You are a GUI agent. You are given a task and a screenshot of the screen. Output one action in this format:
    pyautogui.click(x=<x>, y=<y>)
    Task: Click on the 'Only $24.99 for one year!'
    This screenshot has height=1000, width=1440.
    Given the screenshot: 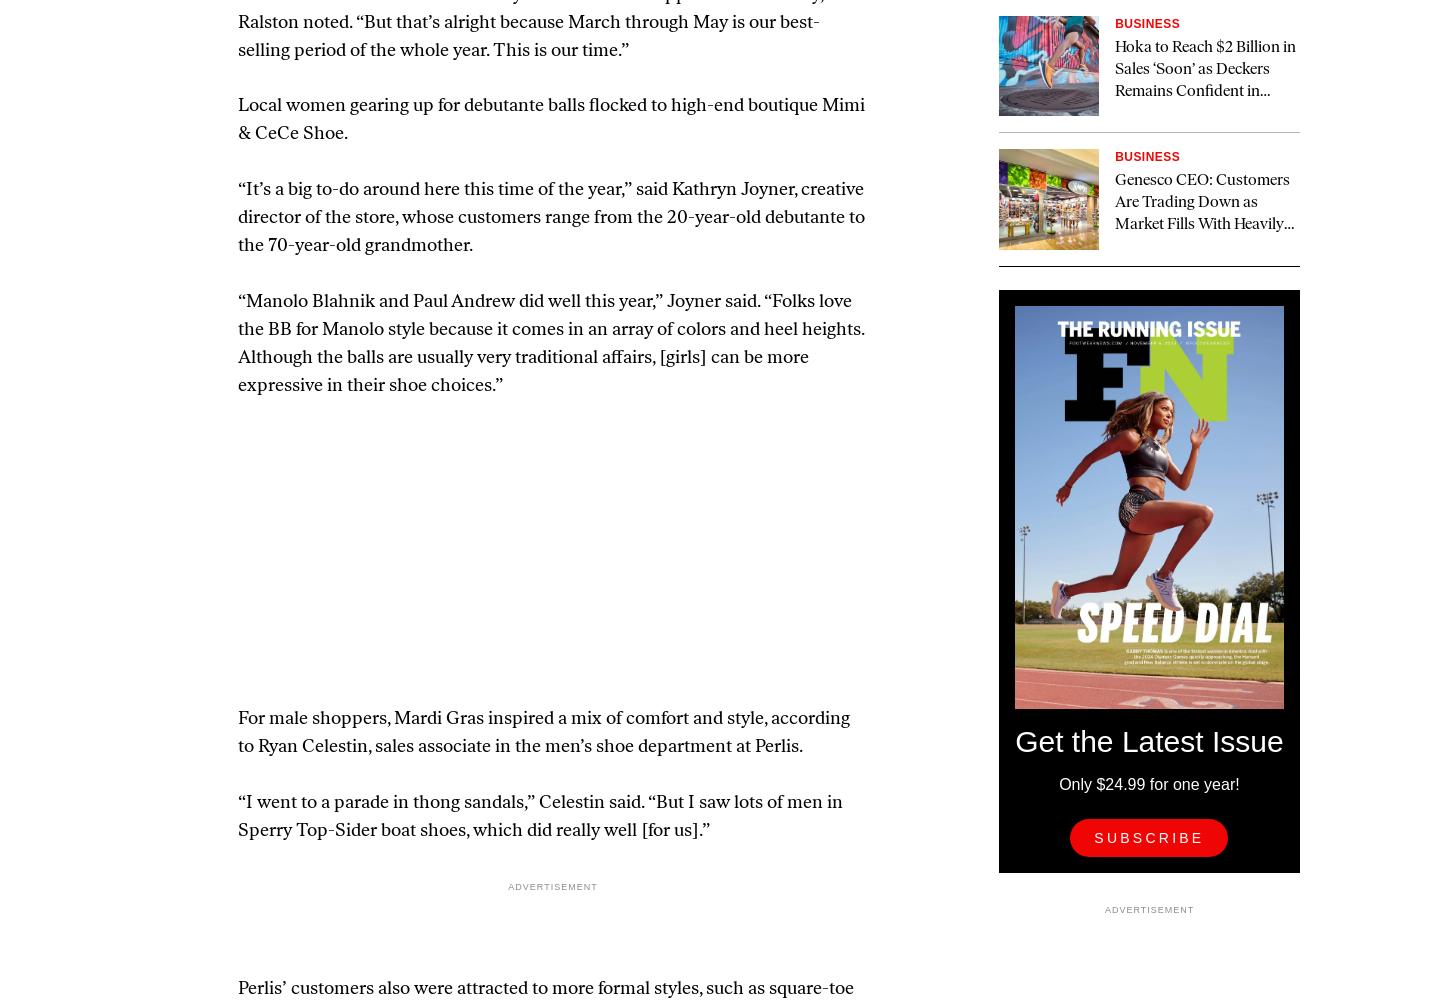 What is the action you would take?
    pyautogui.click(x=1148, y=783)
    